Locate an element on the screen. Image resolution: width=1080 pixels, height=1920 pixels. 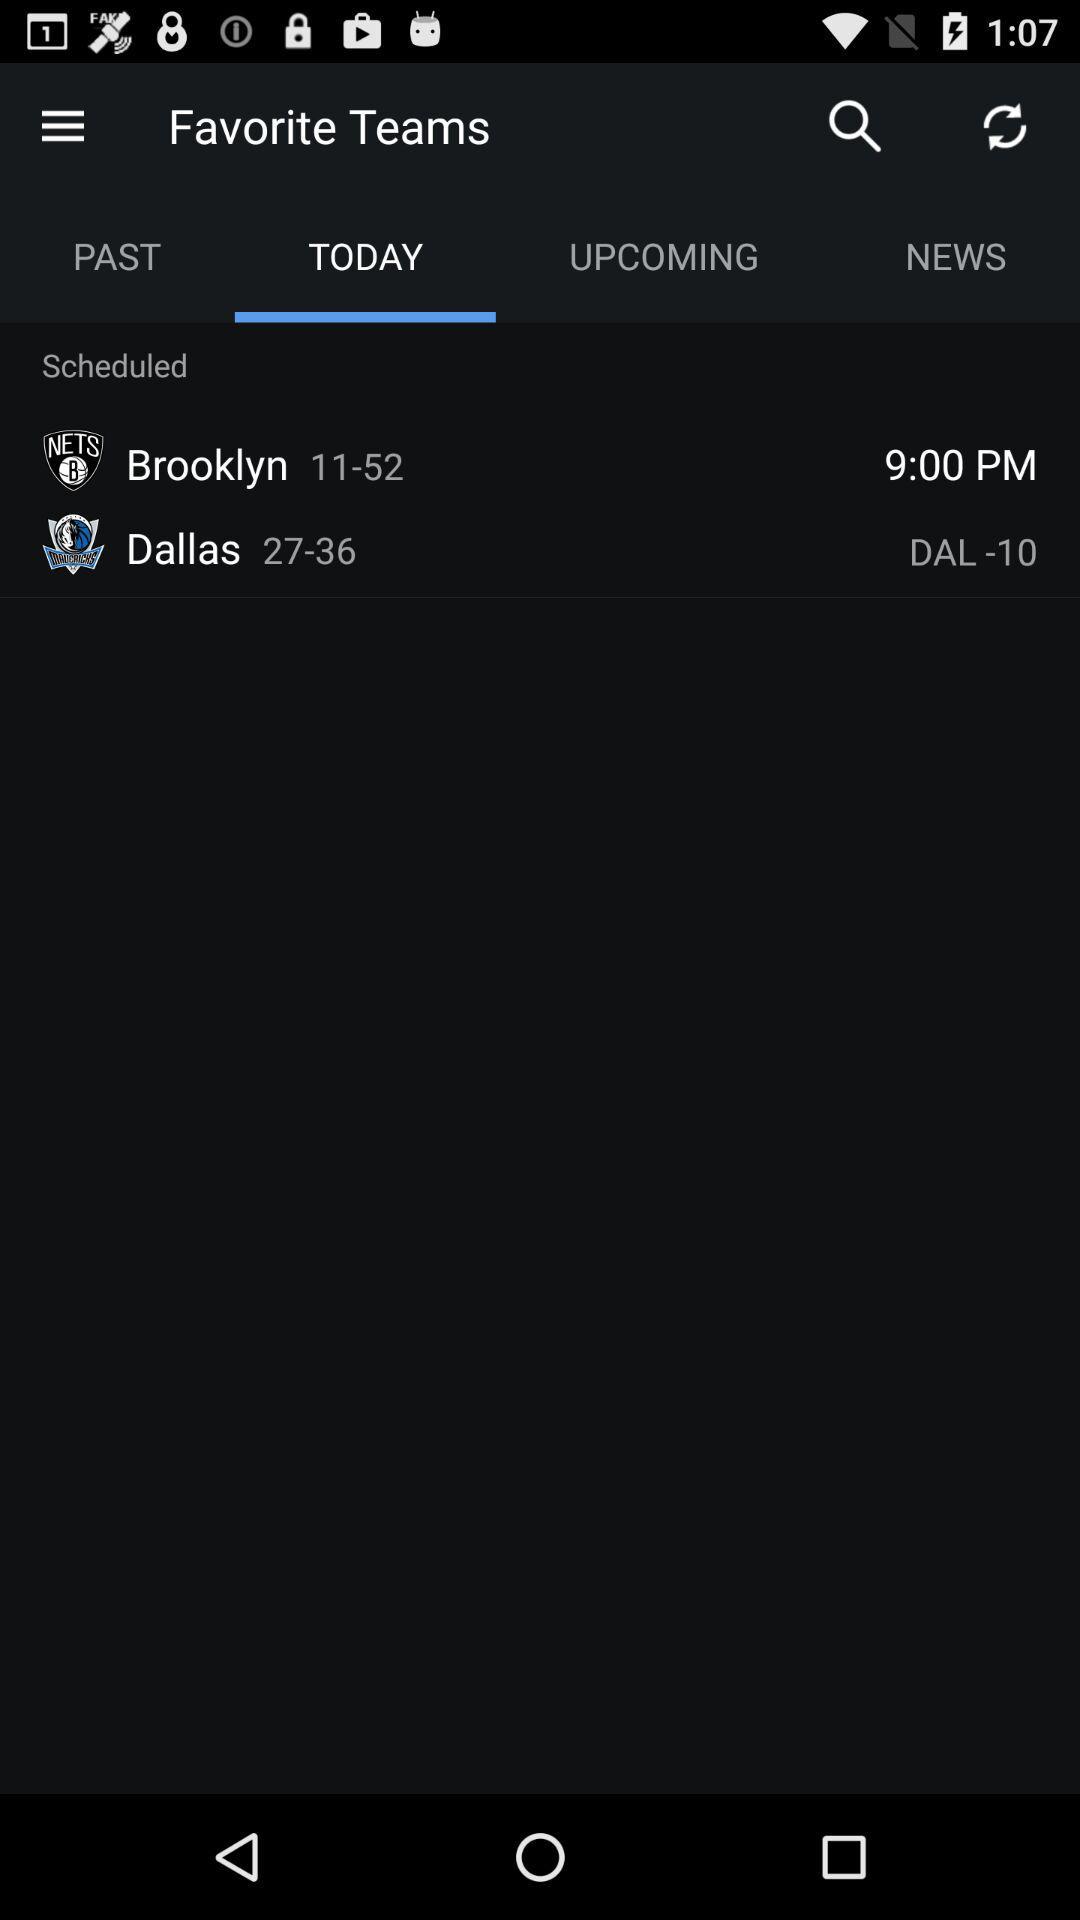
the item next to the today item is located at coordinates (117, 254).